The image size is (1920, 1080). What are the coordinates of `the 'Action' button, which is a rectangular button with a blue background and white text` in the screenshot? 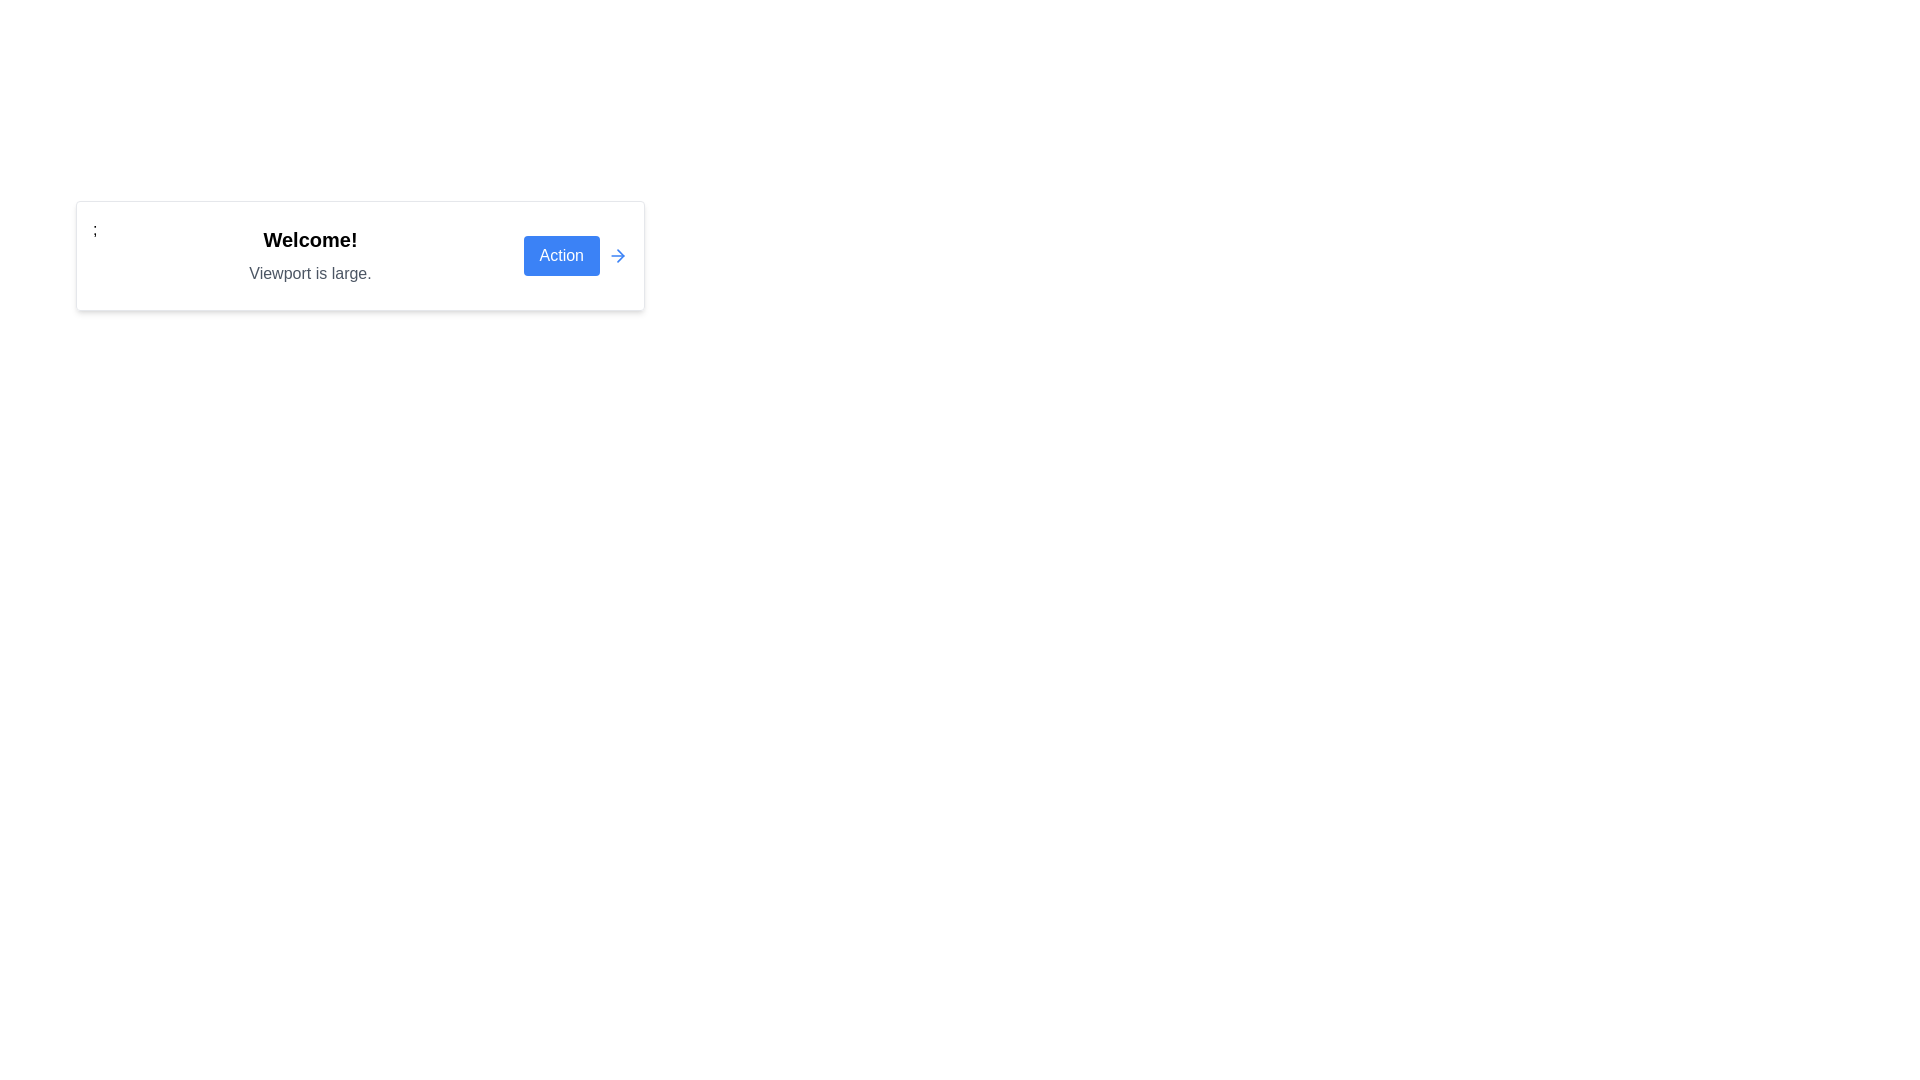 It's located at (560, 254).